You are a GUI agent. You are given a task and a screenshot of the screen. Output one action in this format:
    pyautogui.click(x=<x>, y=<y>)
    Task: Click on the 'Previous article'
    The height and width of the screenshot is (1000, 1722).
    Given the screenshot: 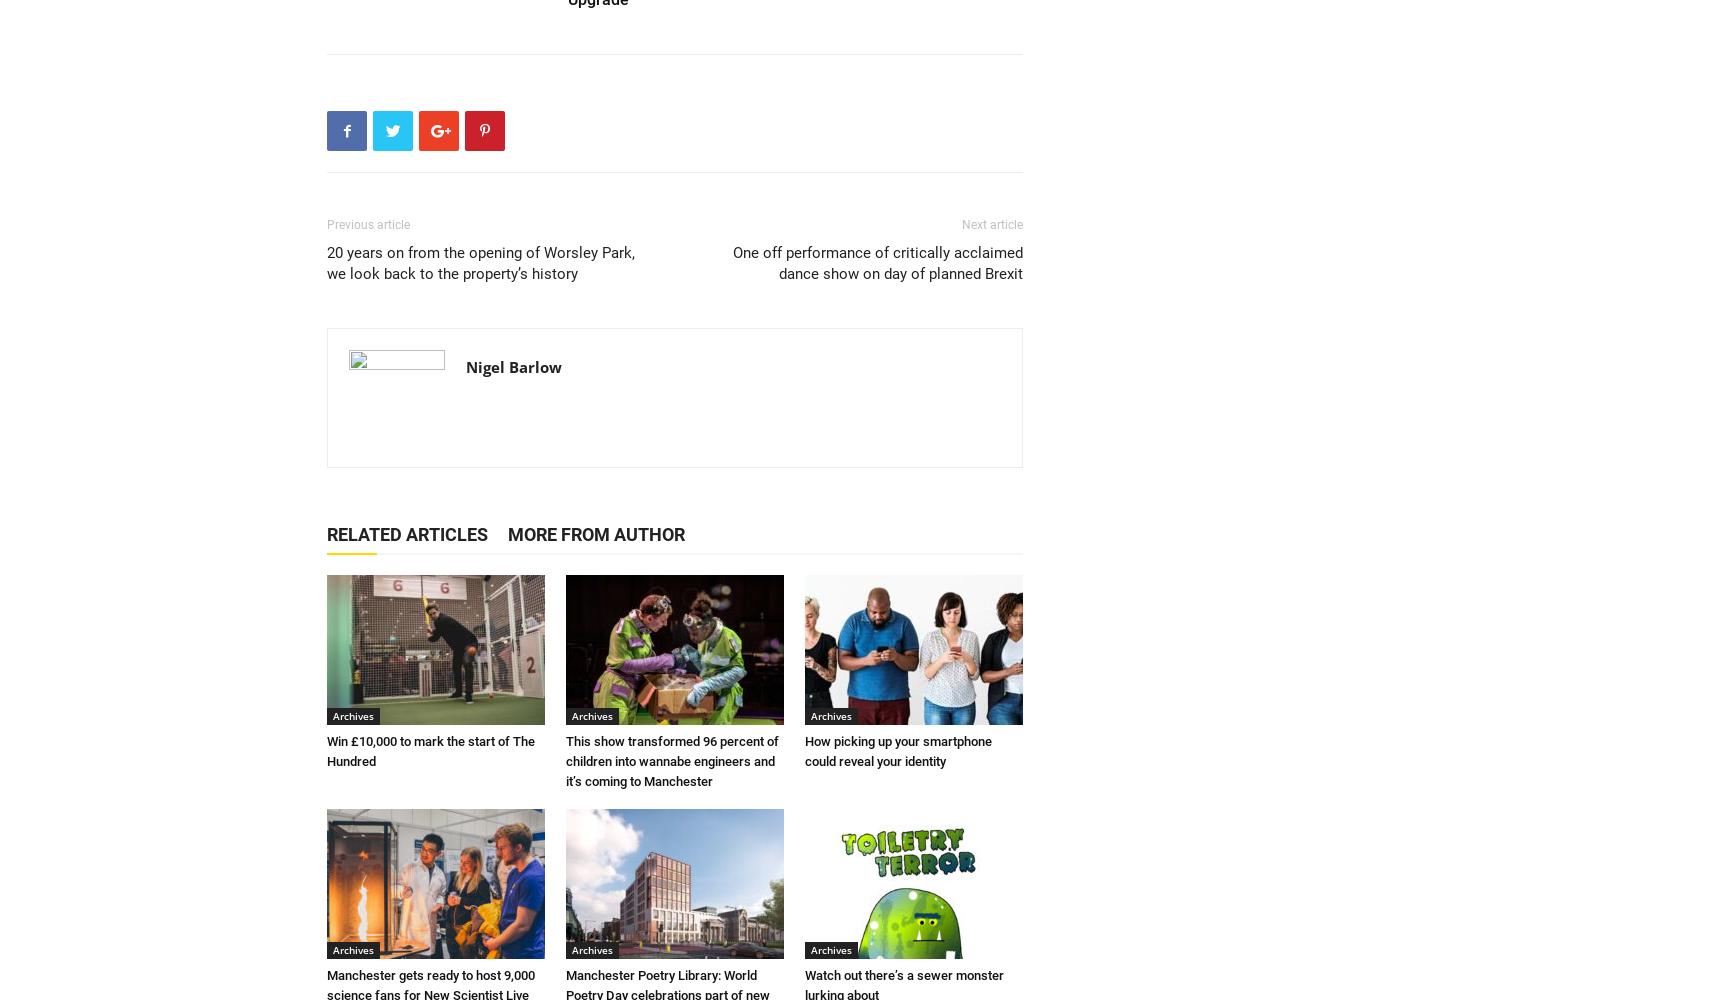 What is the action you would take?
    pyautogui.click(x=326, y=224)
    